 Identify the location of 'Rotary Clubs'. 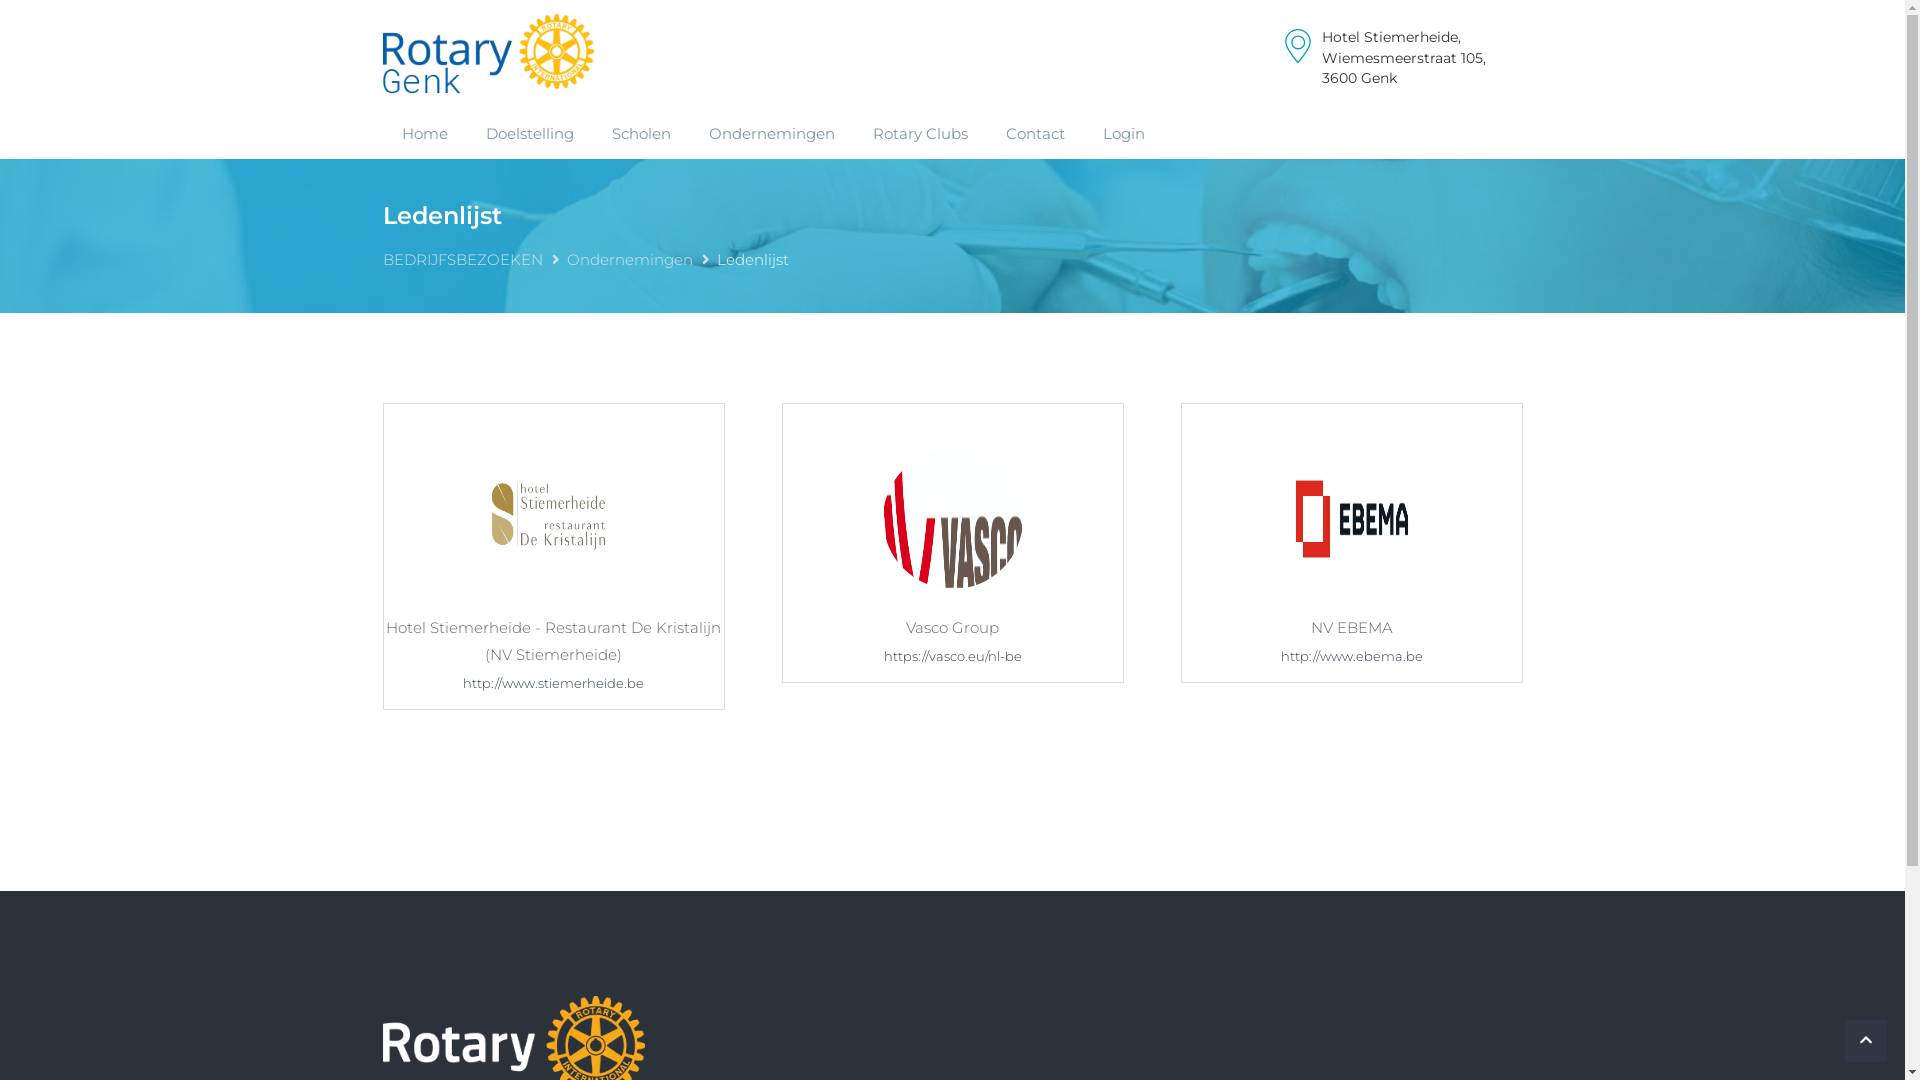
(919, 133).